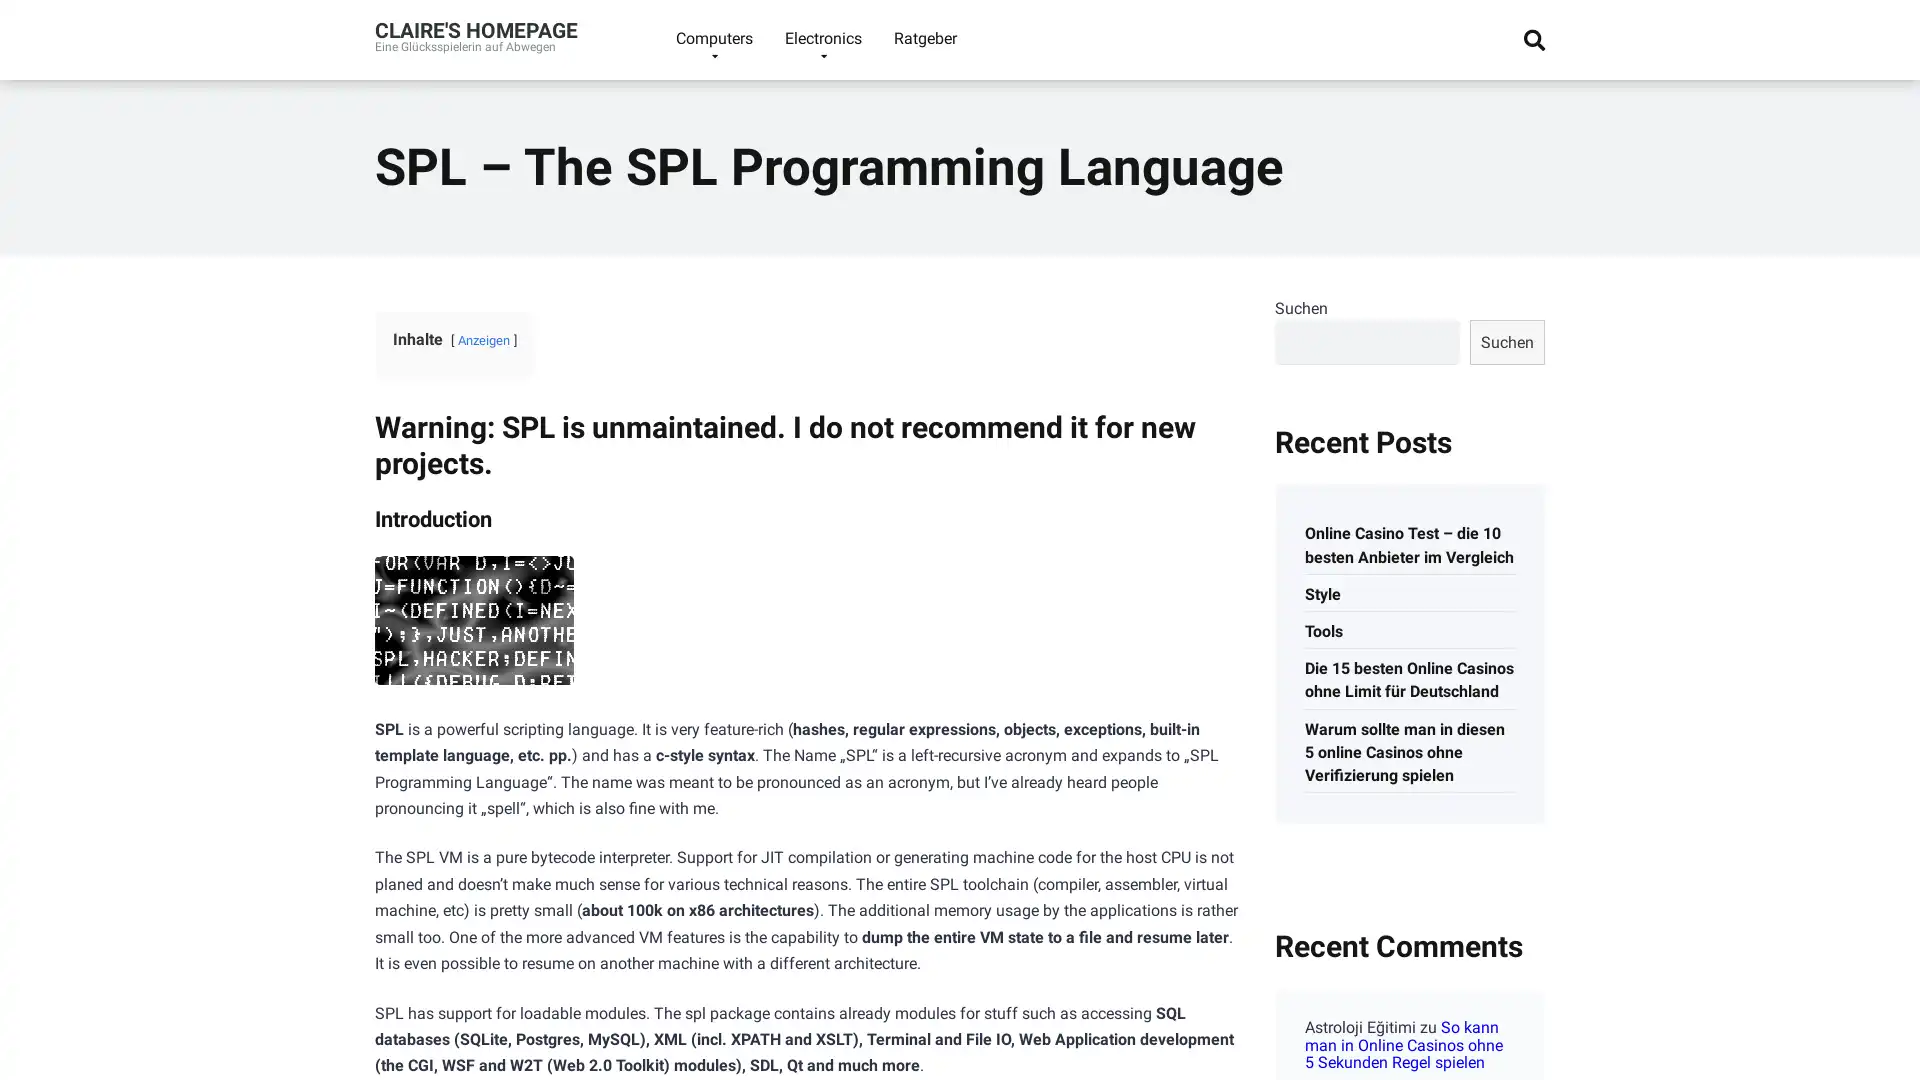 The width and height of the screenshot is (1920, 1080). Describe the element at coordinates (1507, 340) in the screenshot. I see `Suchen` at that location.